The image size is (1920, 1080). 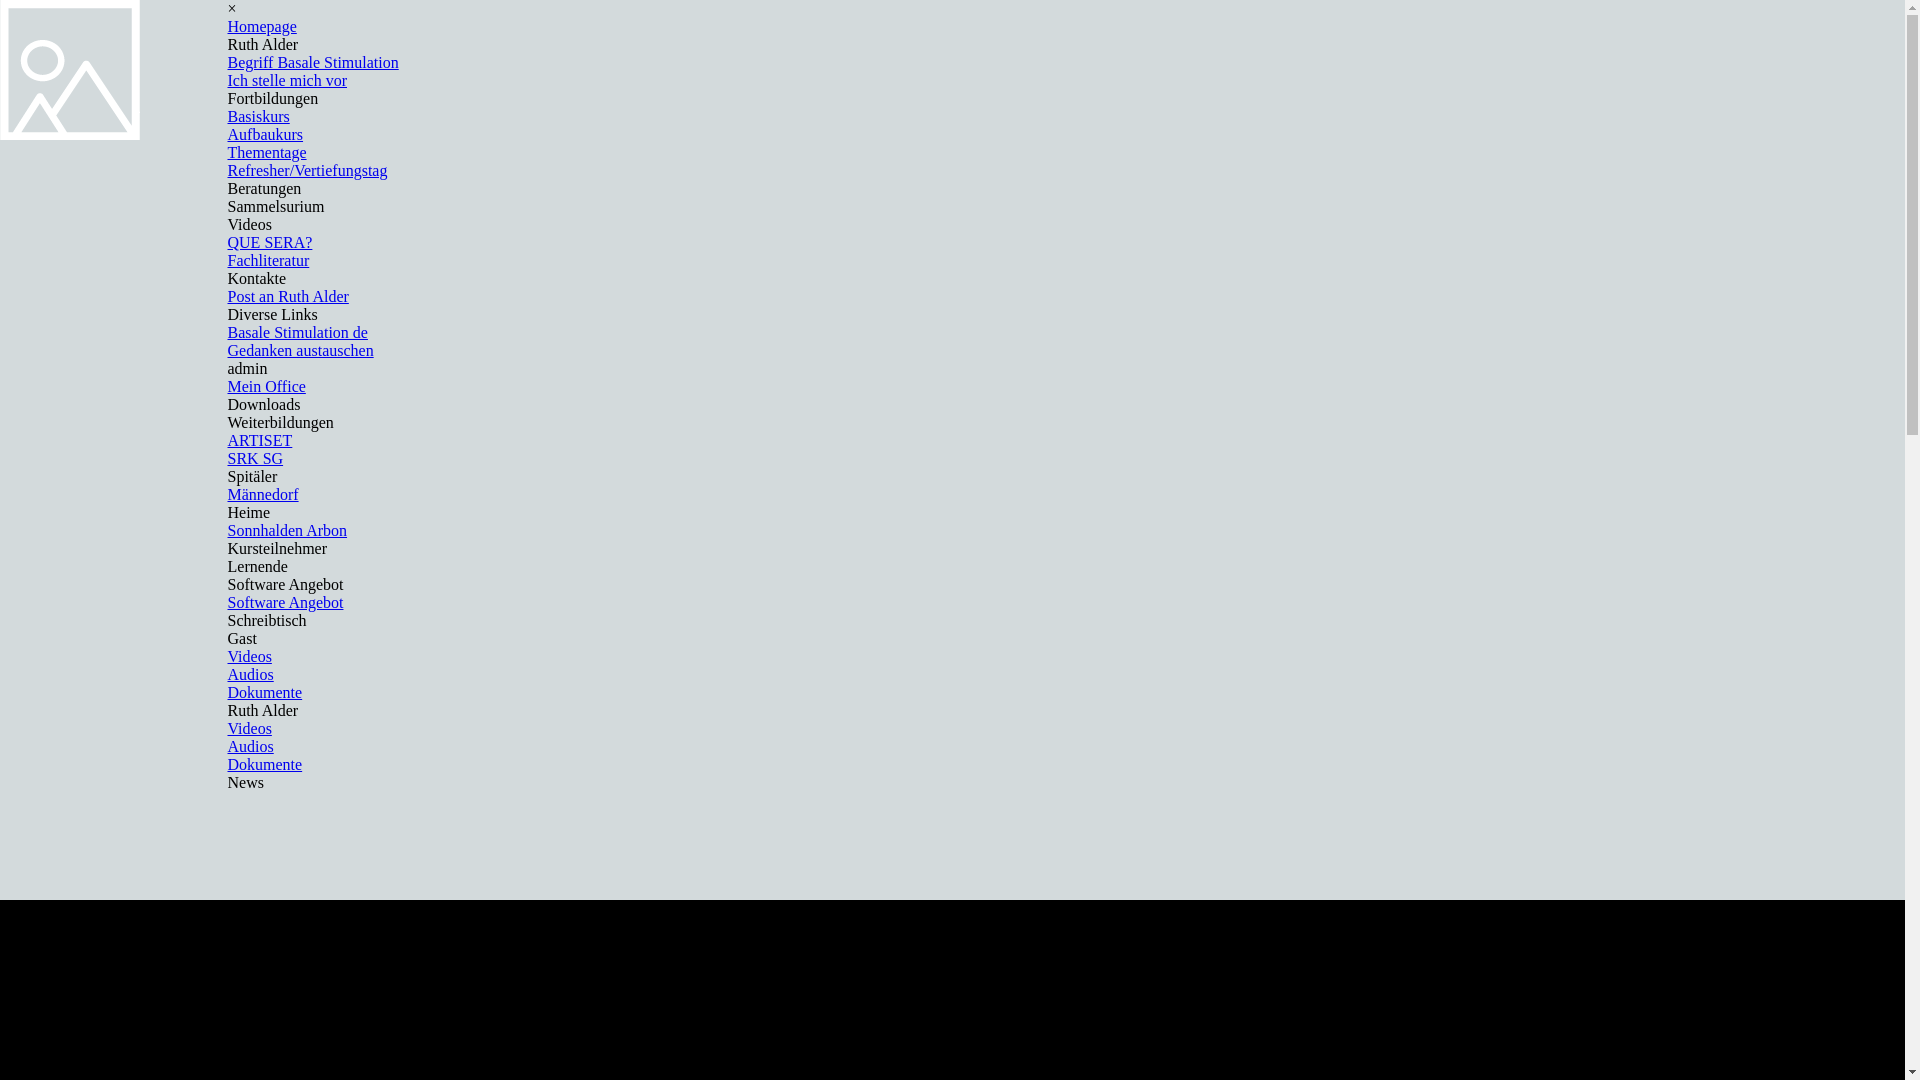 I want to click on 'Ich stelle mich vor', so click(x=287, y=79).